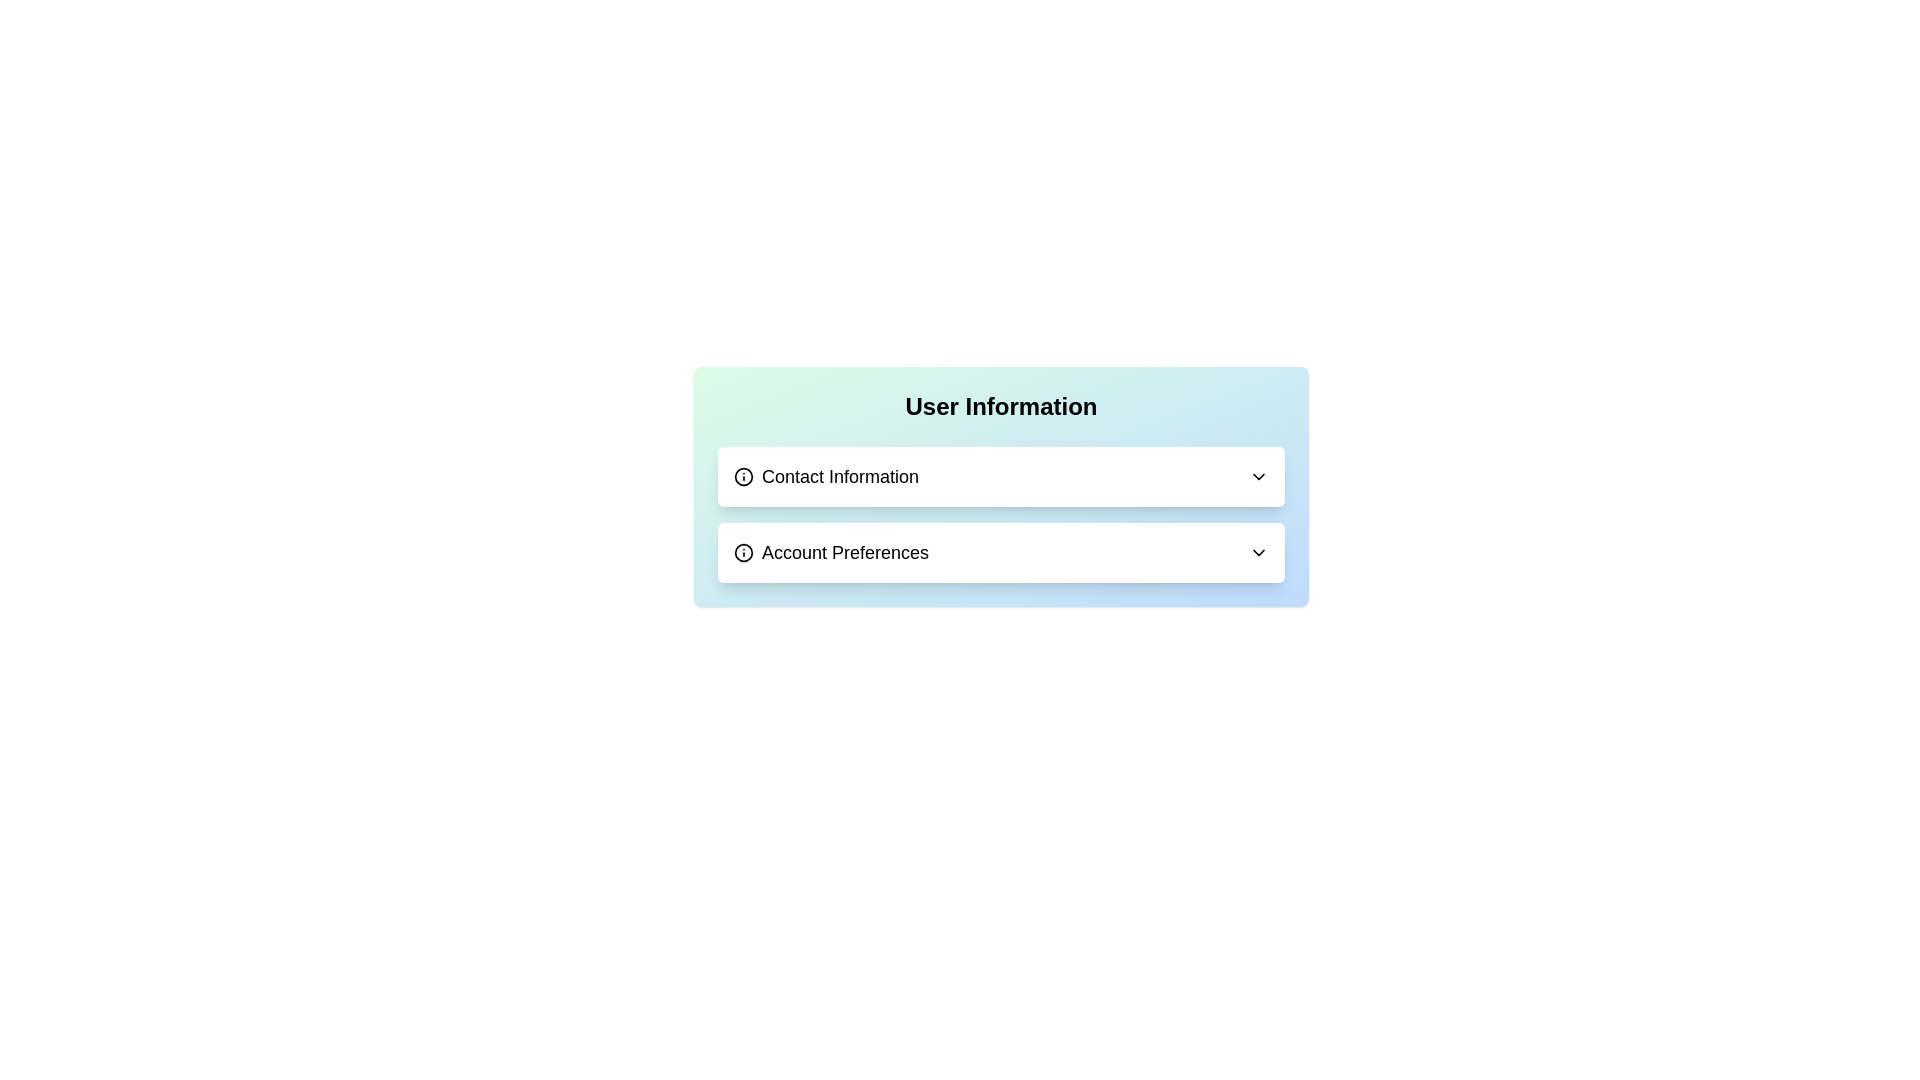 The width and height of the screenshot is (1920, 1080). What do you see at coordinates (1257, 477) in the screenshot?
I see `the dropdown toggle icon located on the far right of the 'Contact Information' section` at bounding box center [1257, 477].